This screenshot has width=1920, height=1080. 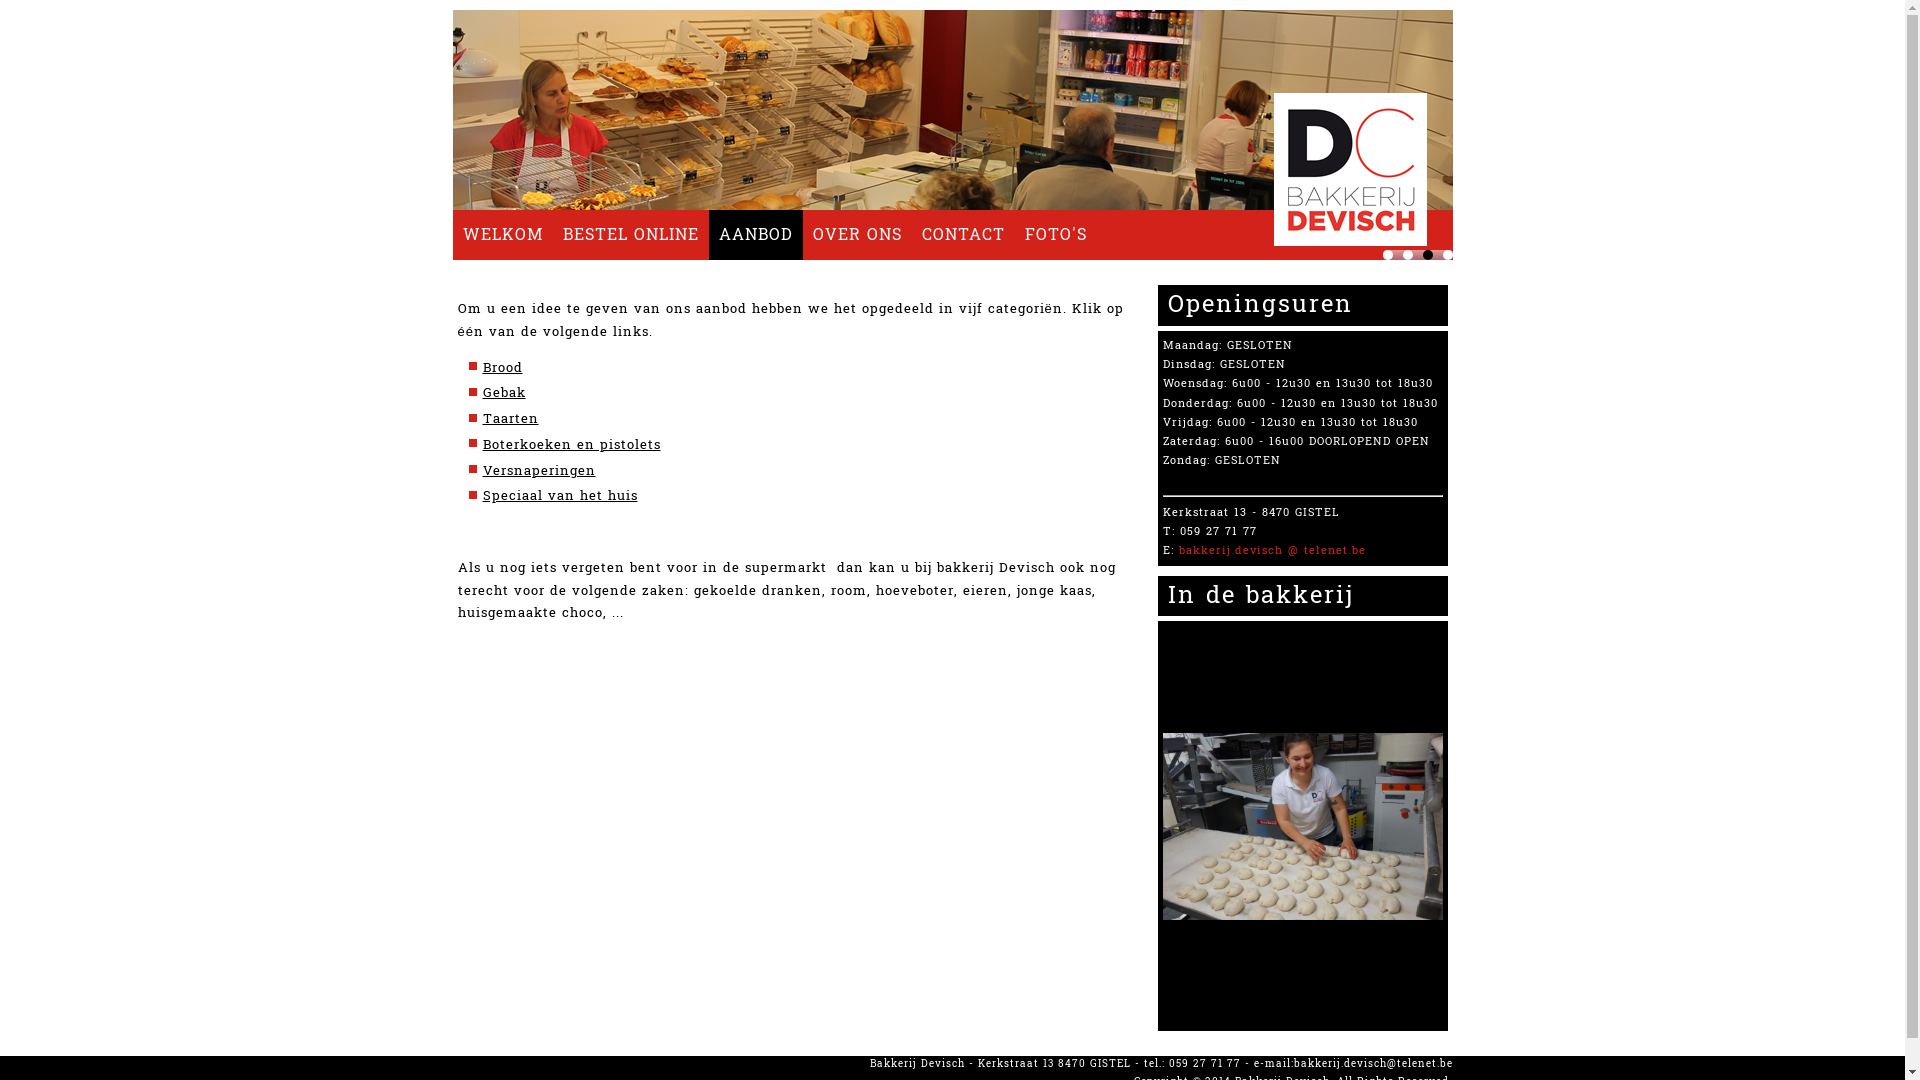 What do you see at coordinates (708, 234) in the screenshot?
I see `'AANBOD'` at bounding box center [708, 234].